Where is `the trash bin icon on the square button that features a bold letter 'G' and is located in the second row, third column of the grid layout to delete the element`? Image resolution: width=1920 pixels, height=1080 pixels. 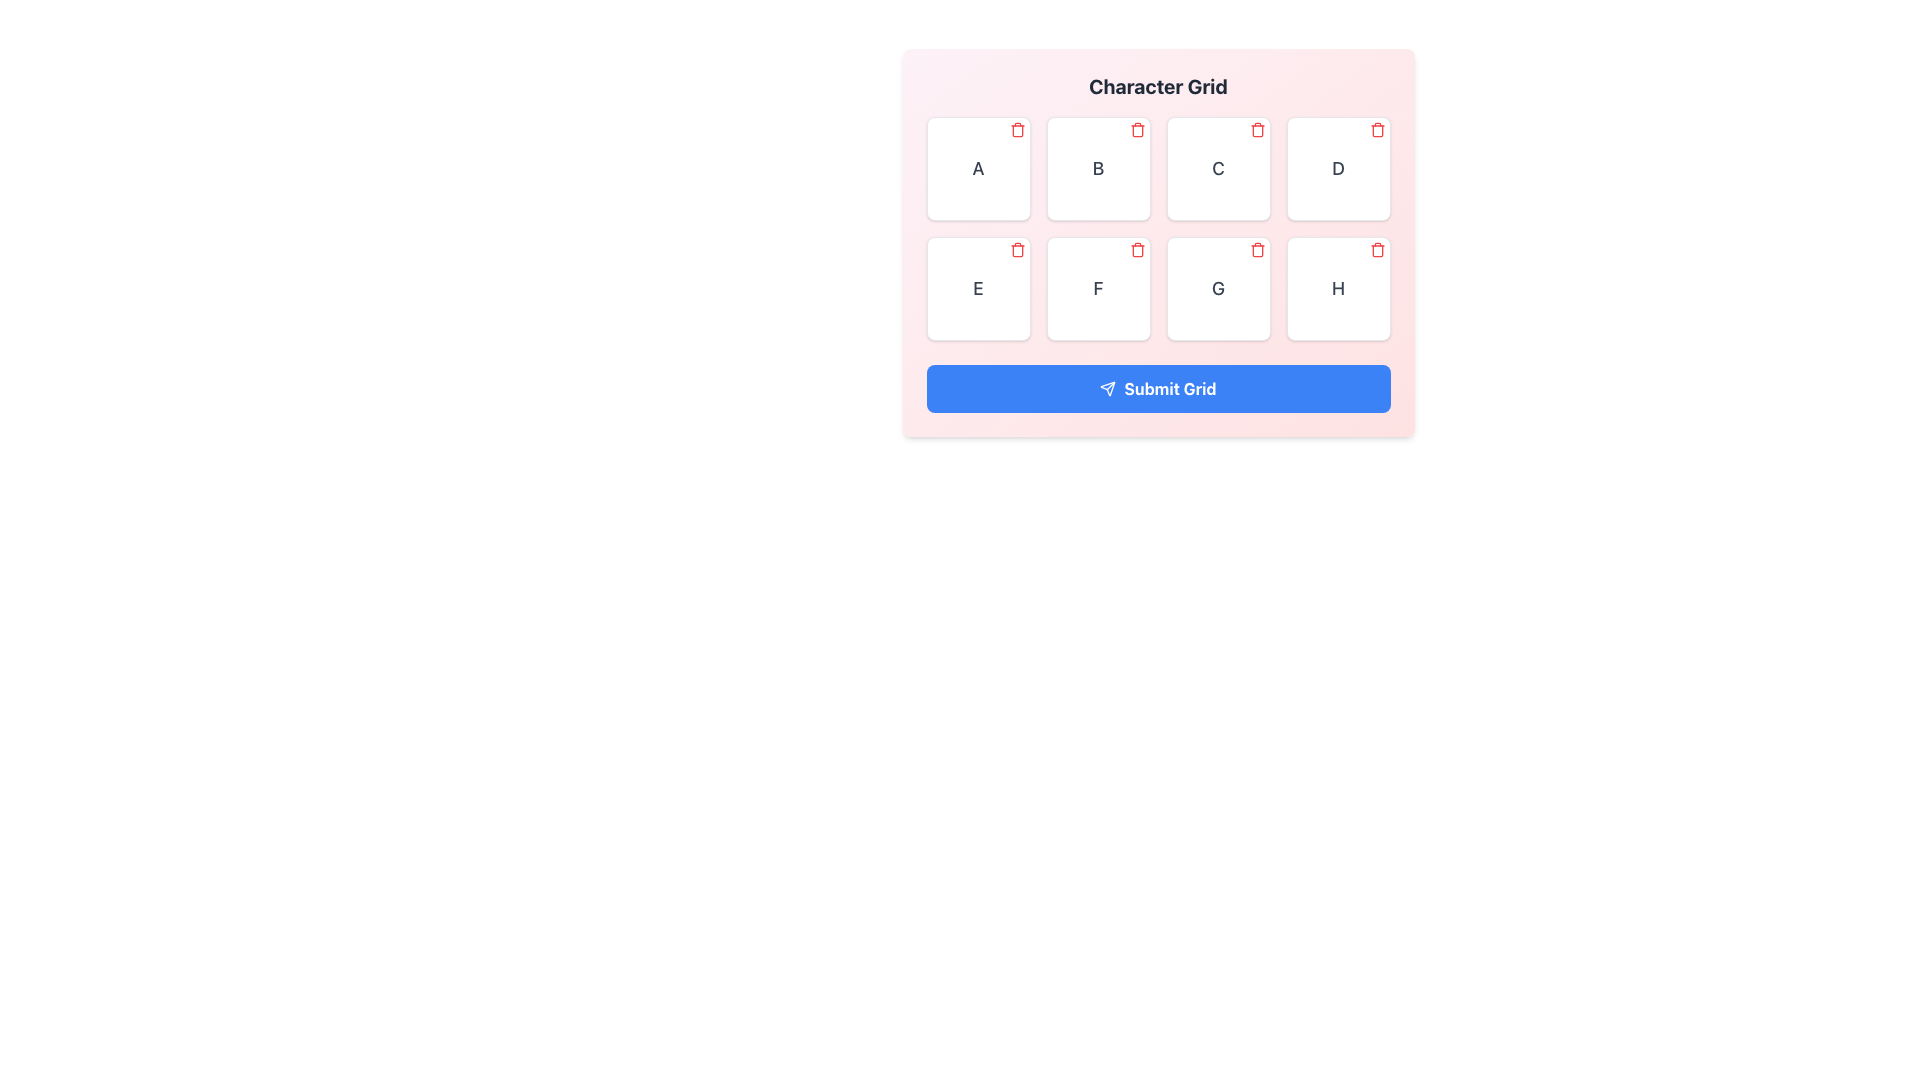 the trash bin icon on the square button that features a bold letter 'G' and is located in the second row, third column of the grid layout to delete the element is located at coordinates (1217, 289).